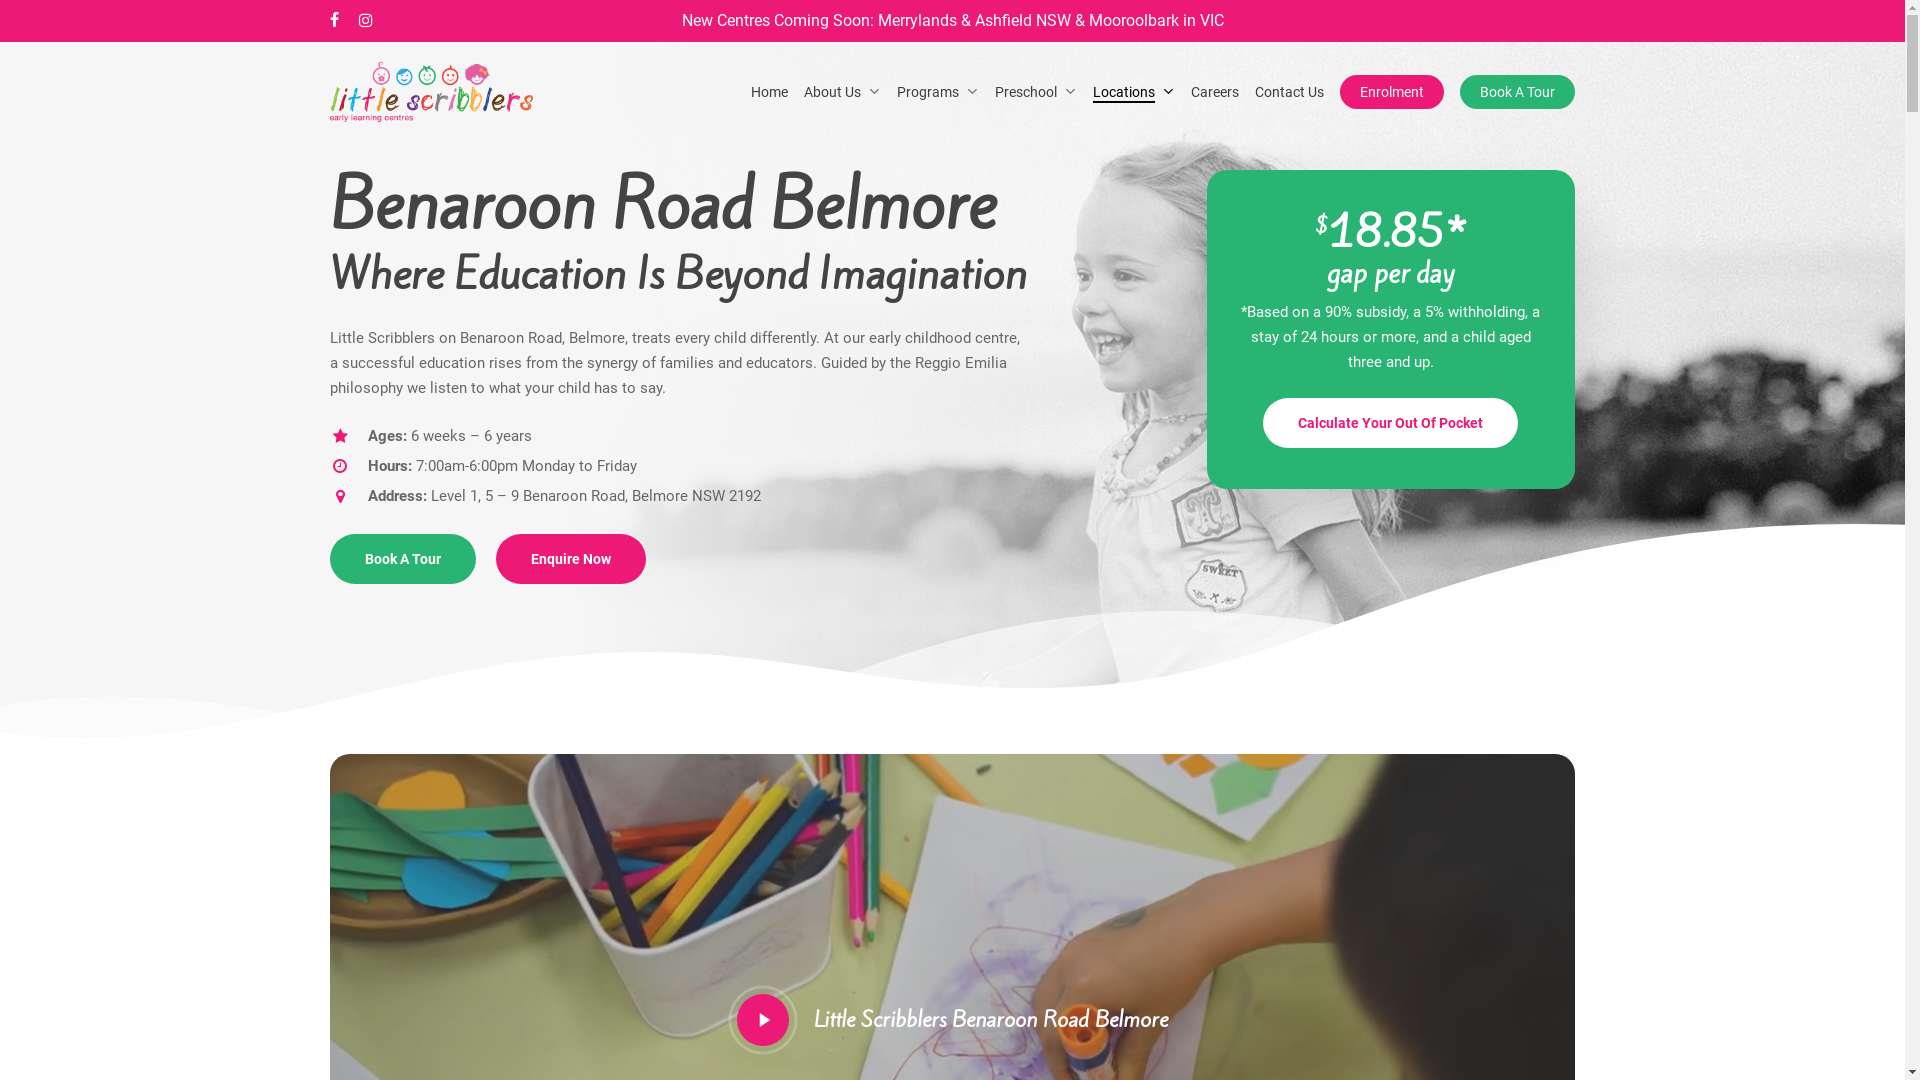  I want to click on 'Book A Tour', so click(1517, 92).